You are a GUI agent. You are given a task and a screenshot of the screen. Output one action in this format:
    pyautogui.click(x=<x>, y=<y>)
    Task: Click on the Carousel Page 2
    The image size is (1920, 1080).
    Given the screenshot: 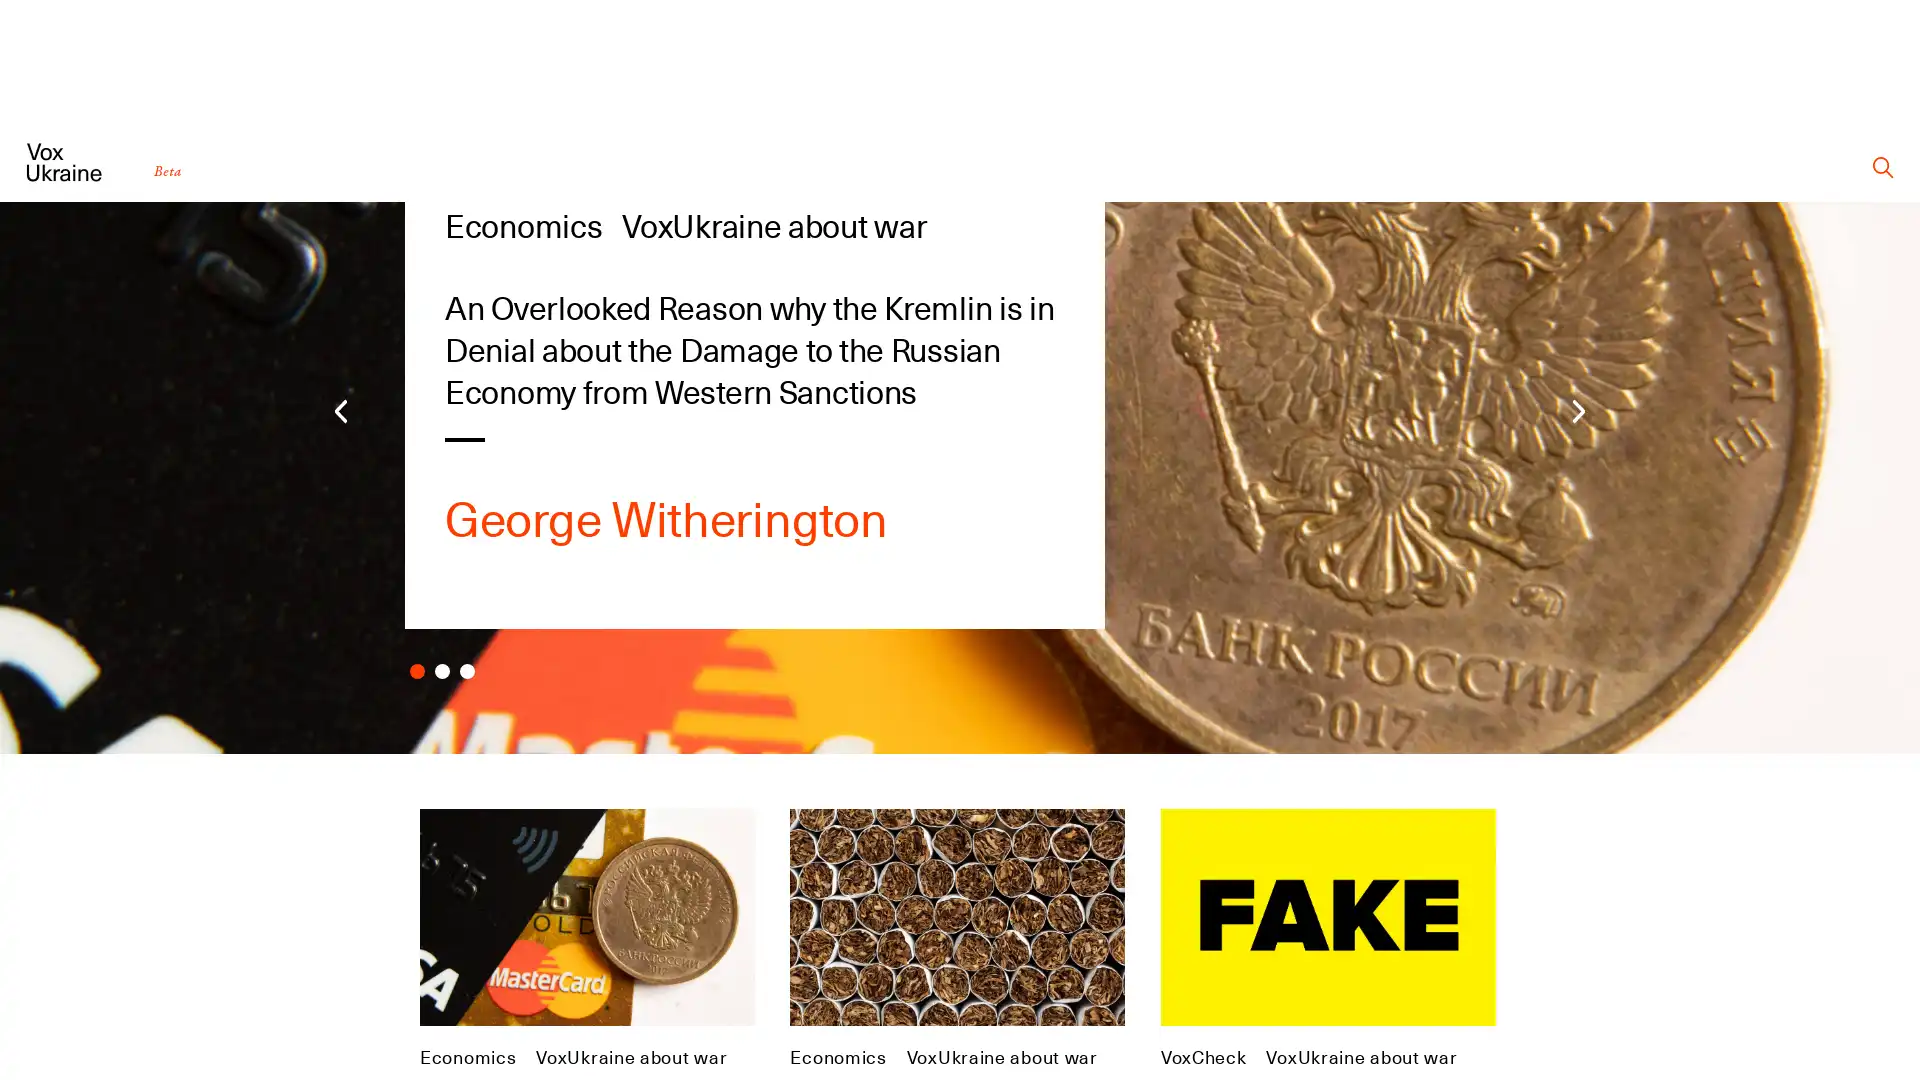 What is the action you would take?
    pyautogui.click(x=441, y=805)
    